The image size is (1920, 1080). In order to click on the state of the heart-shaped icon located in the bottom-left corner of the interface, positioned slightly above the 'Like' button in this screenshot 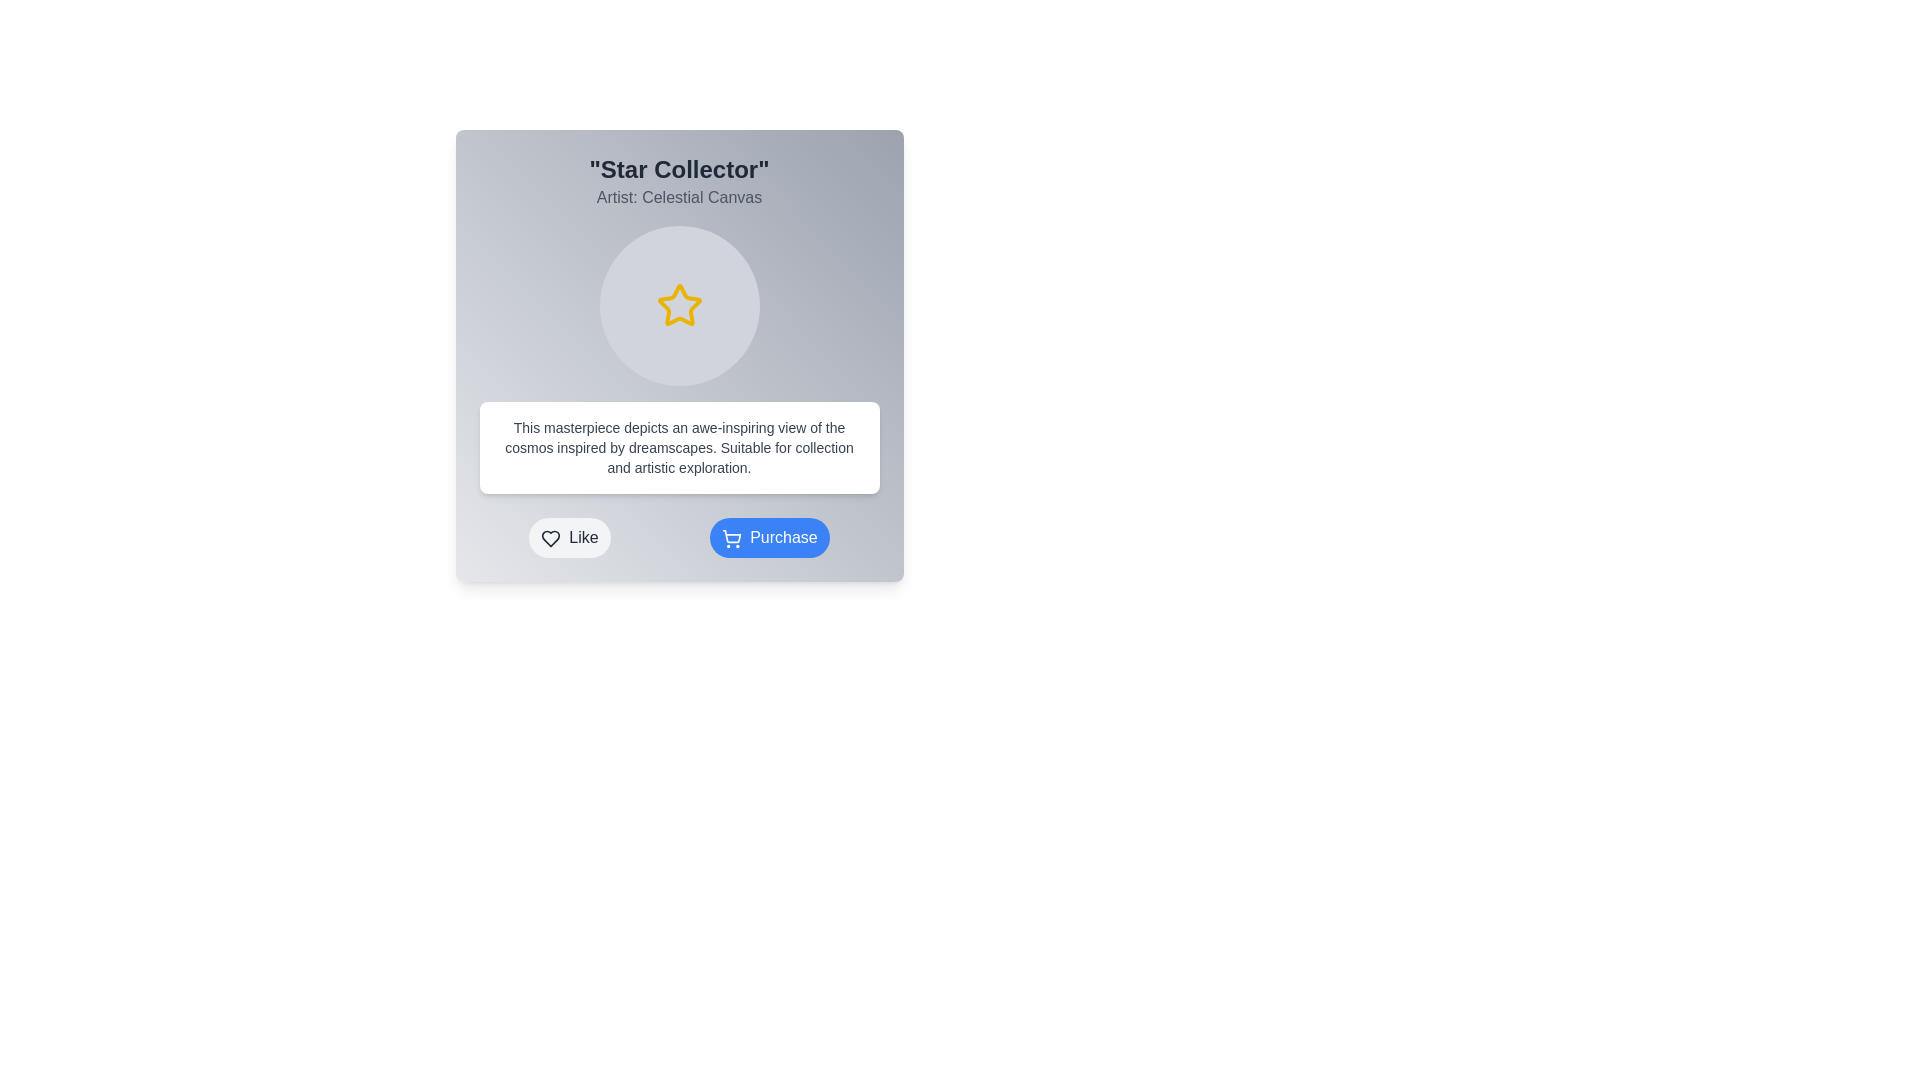, I will do `click(551, 537)`.